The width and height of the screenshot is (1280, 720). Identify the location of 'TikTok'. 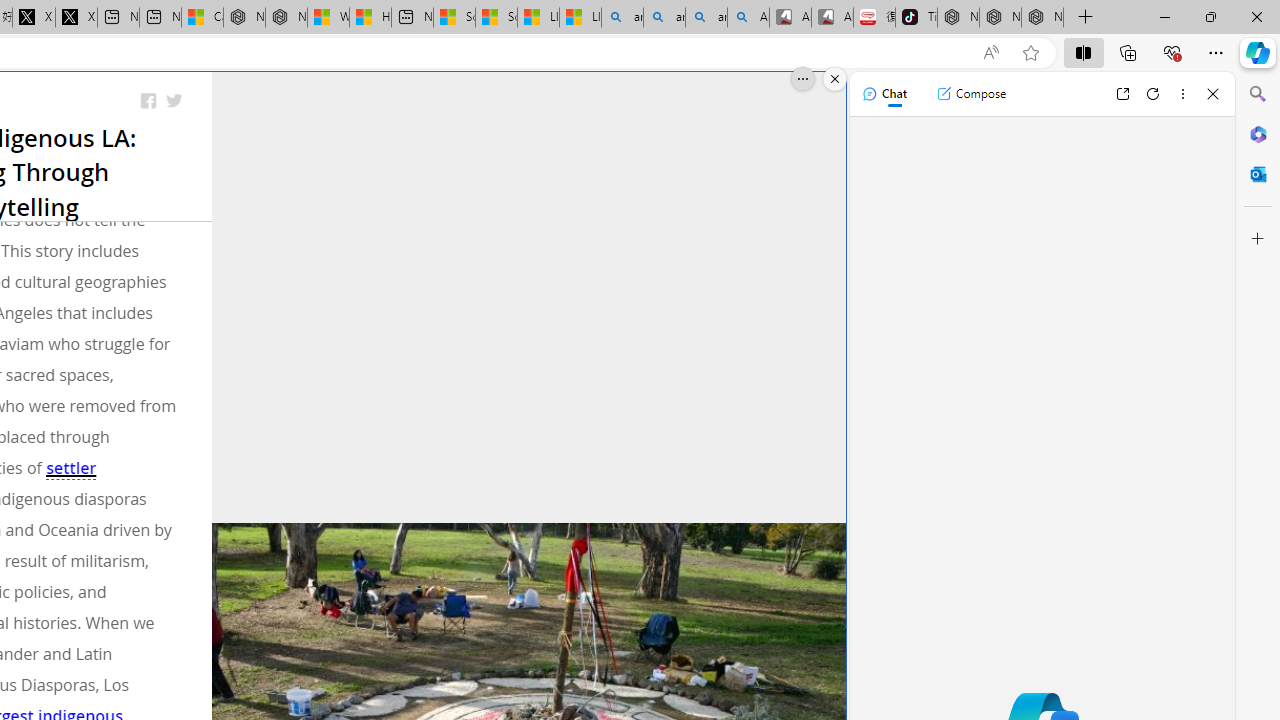
(915, 17).